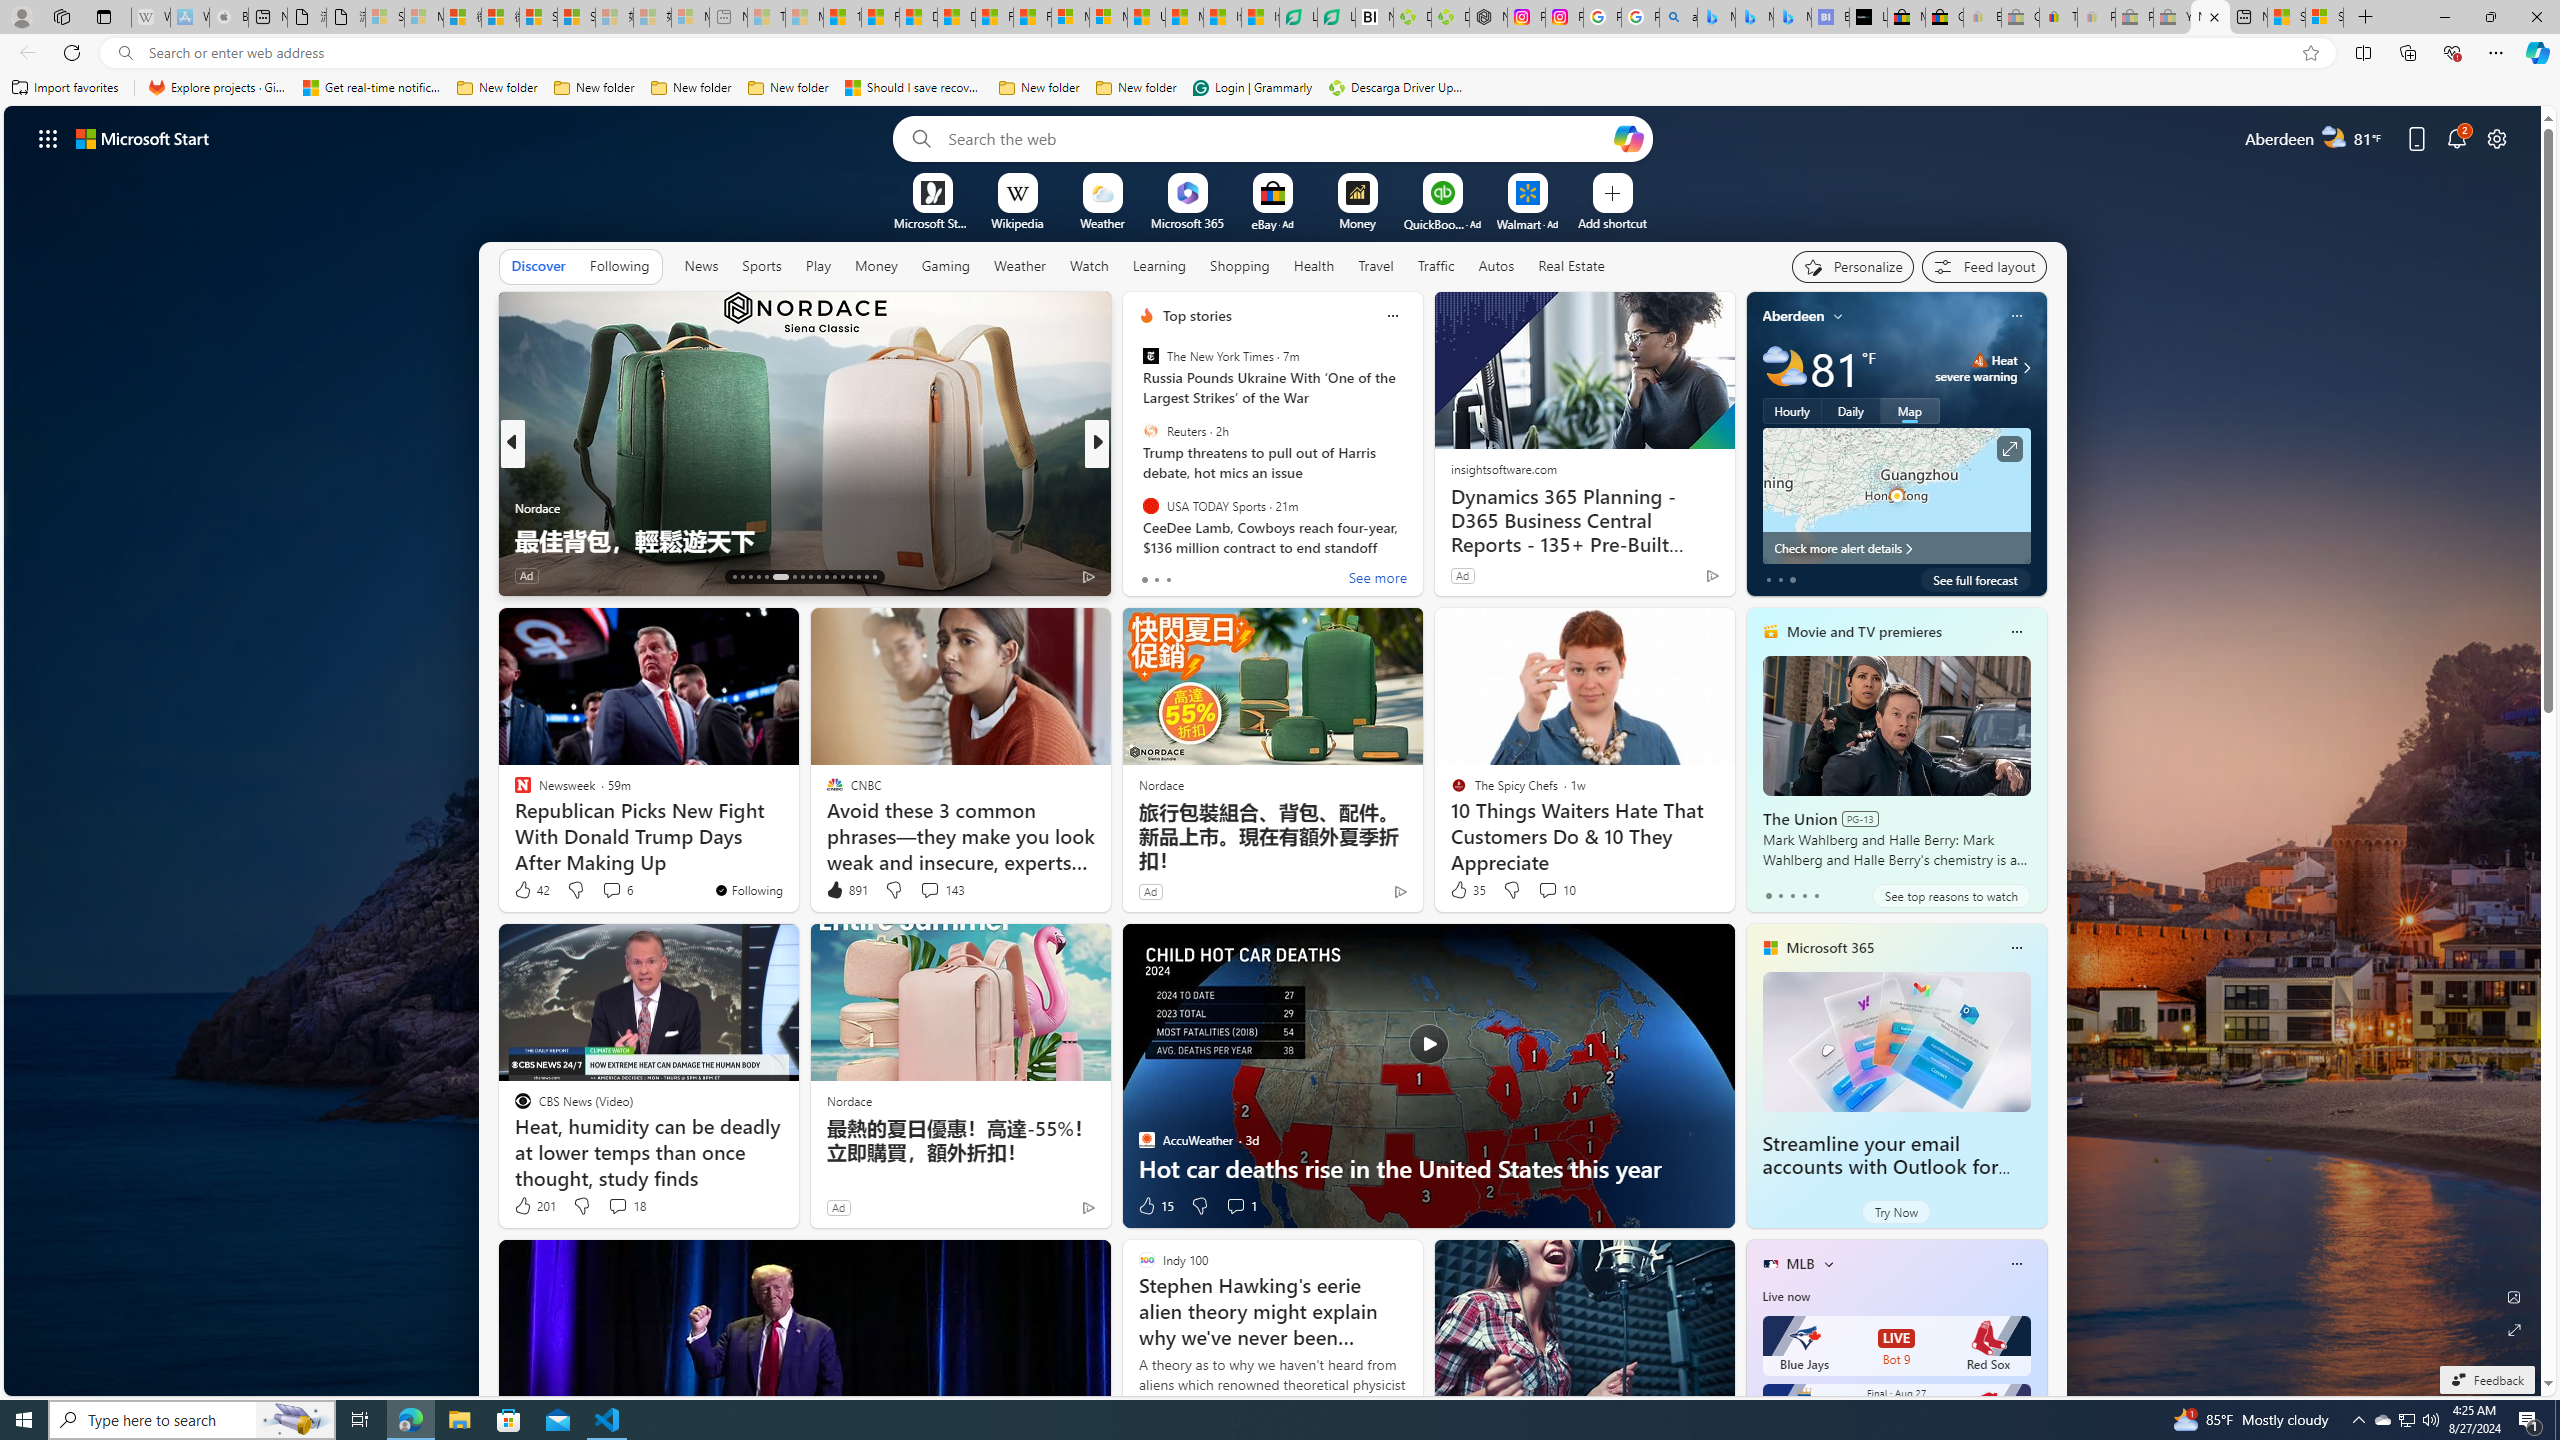  Describe the element at coordinates (1852, 267) in the screenshot. I see `'Personalize your feed"'` at that location.